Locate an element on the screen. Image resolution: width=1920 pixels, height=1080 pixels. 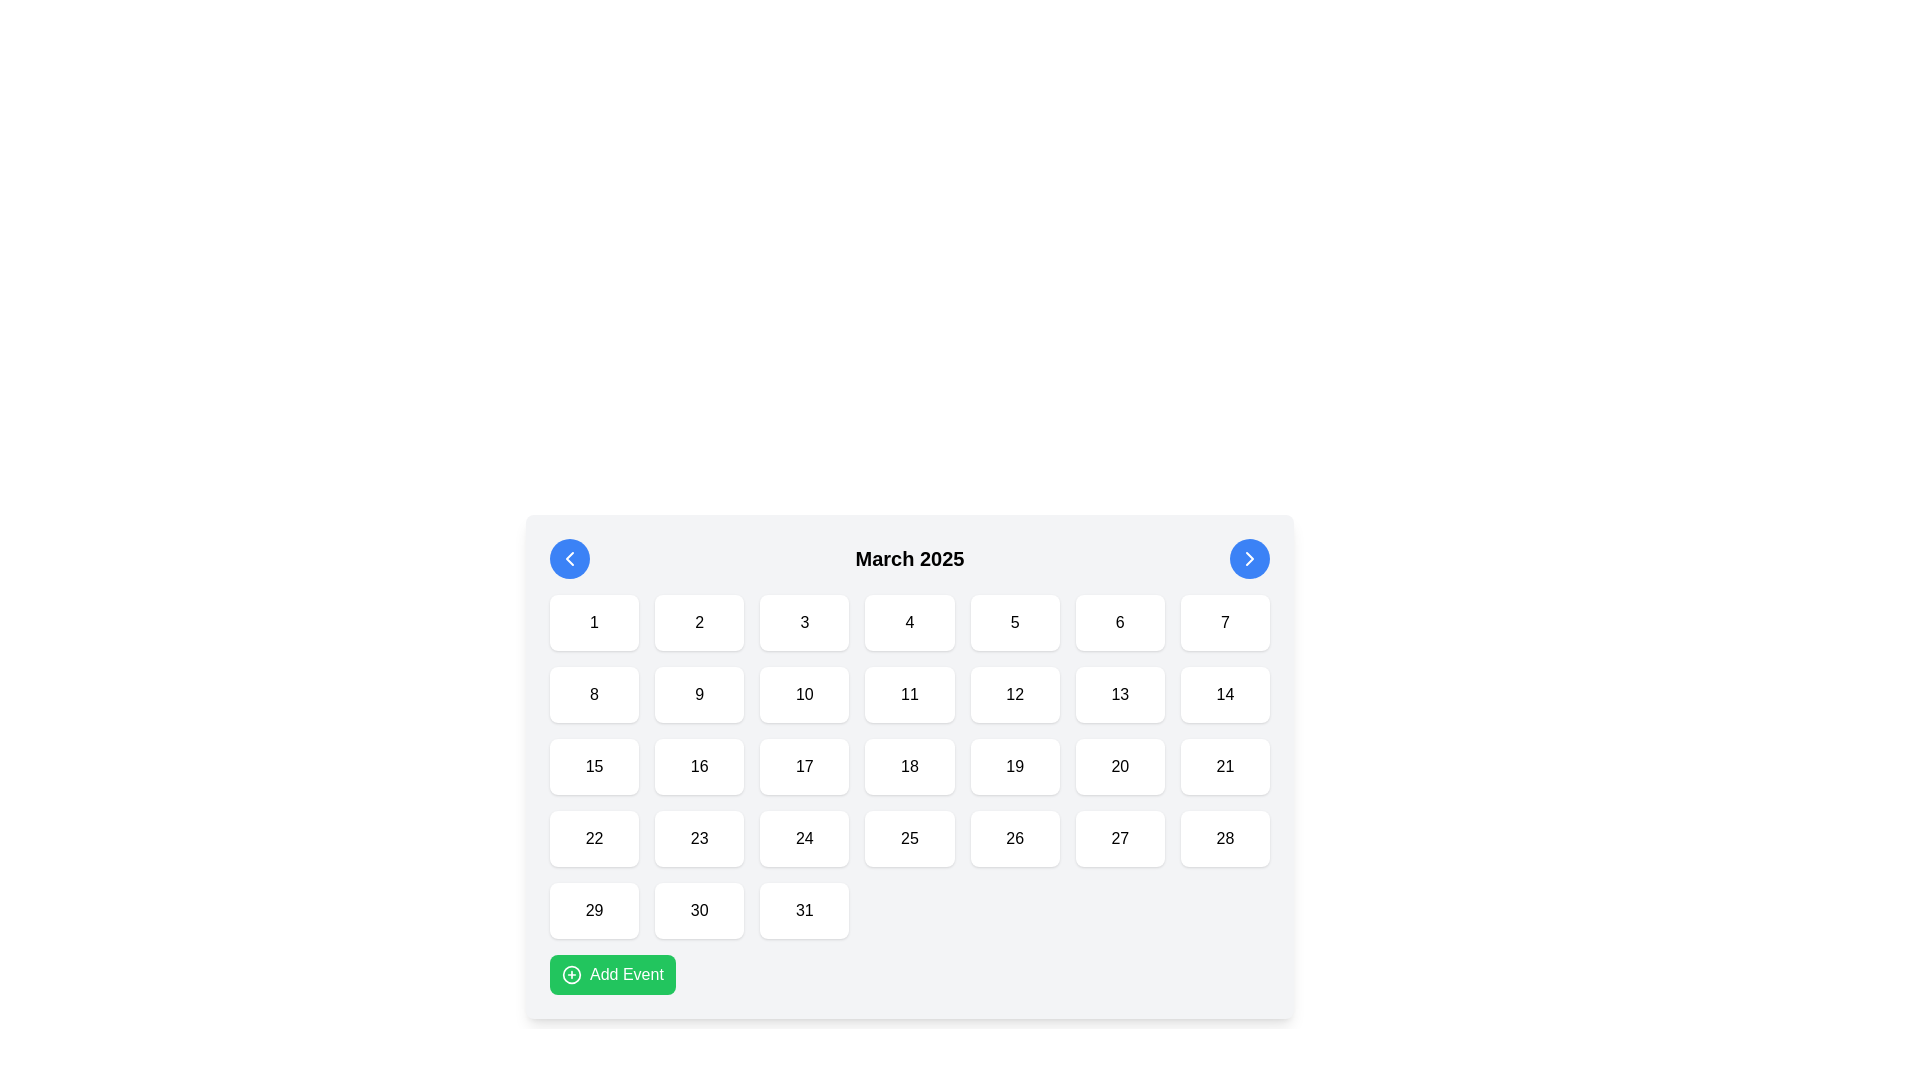
the circular SVG shape that is part of the '+' icon in the calendar interface, located below the calendar dates near the green 'Add Event' button is located at coordinates (570, 974).